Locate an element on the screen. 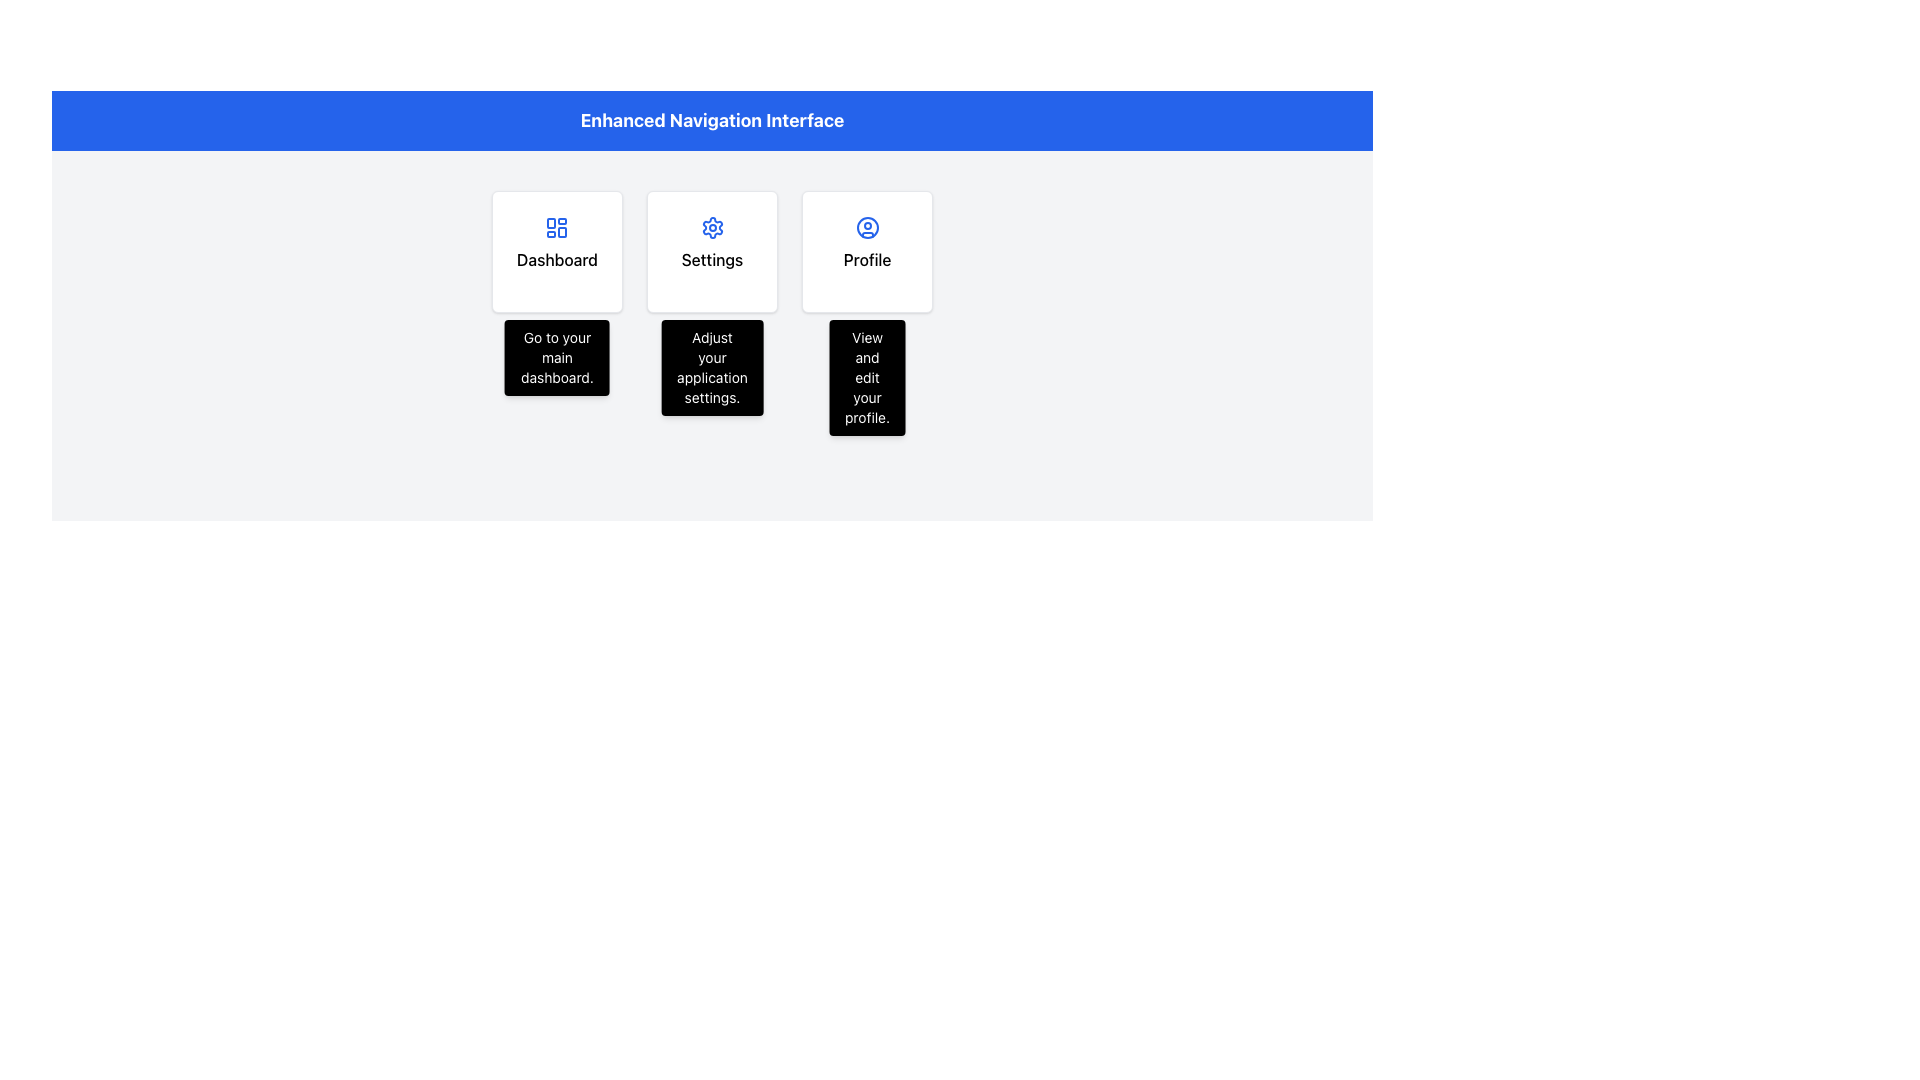 This screenshot has height=1080, width=1920. the 'Profile' button, which has a white background, rounded corners, a blue person icon at the top, and bold black text below it is located at coordinates (867, 250).